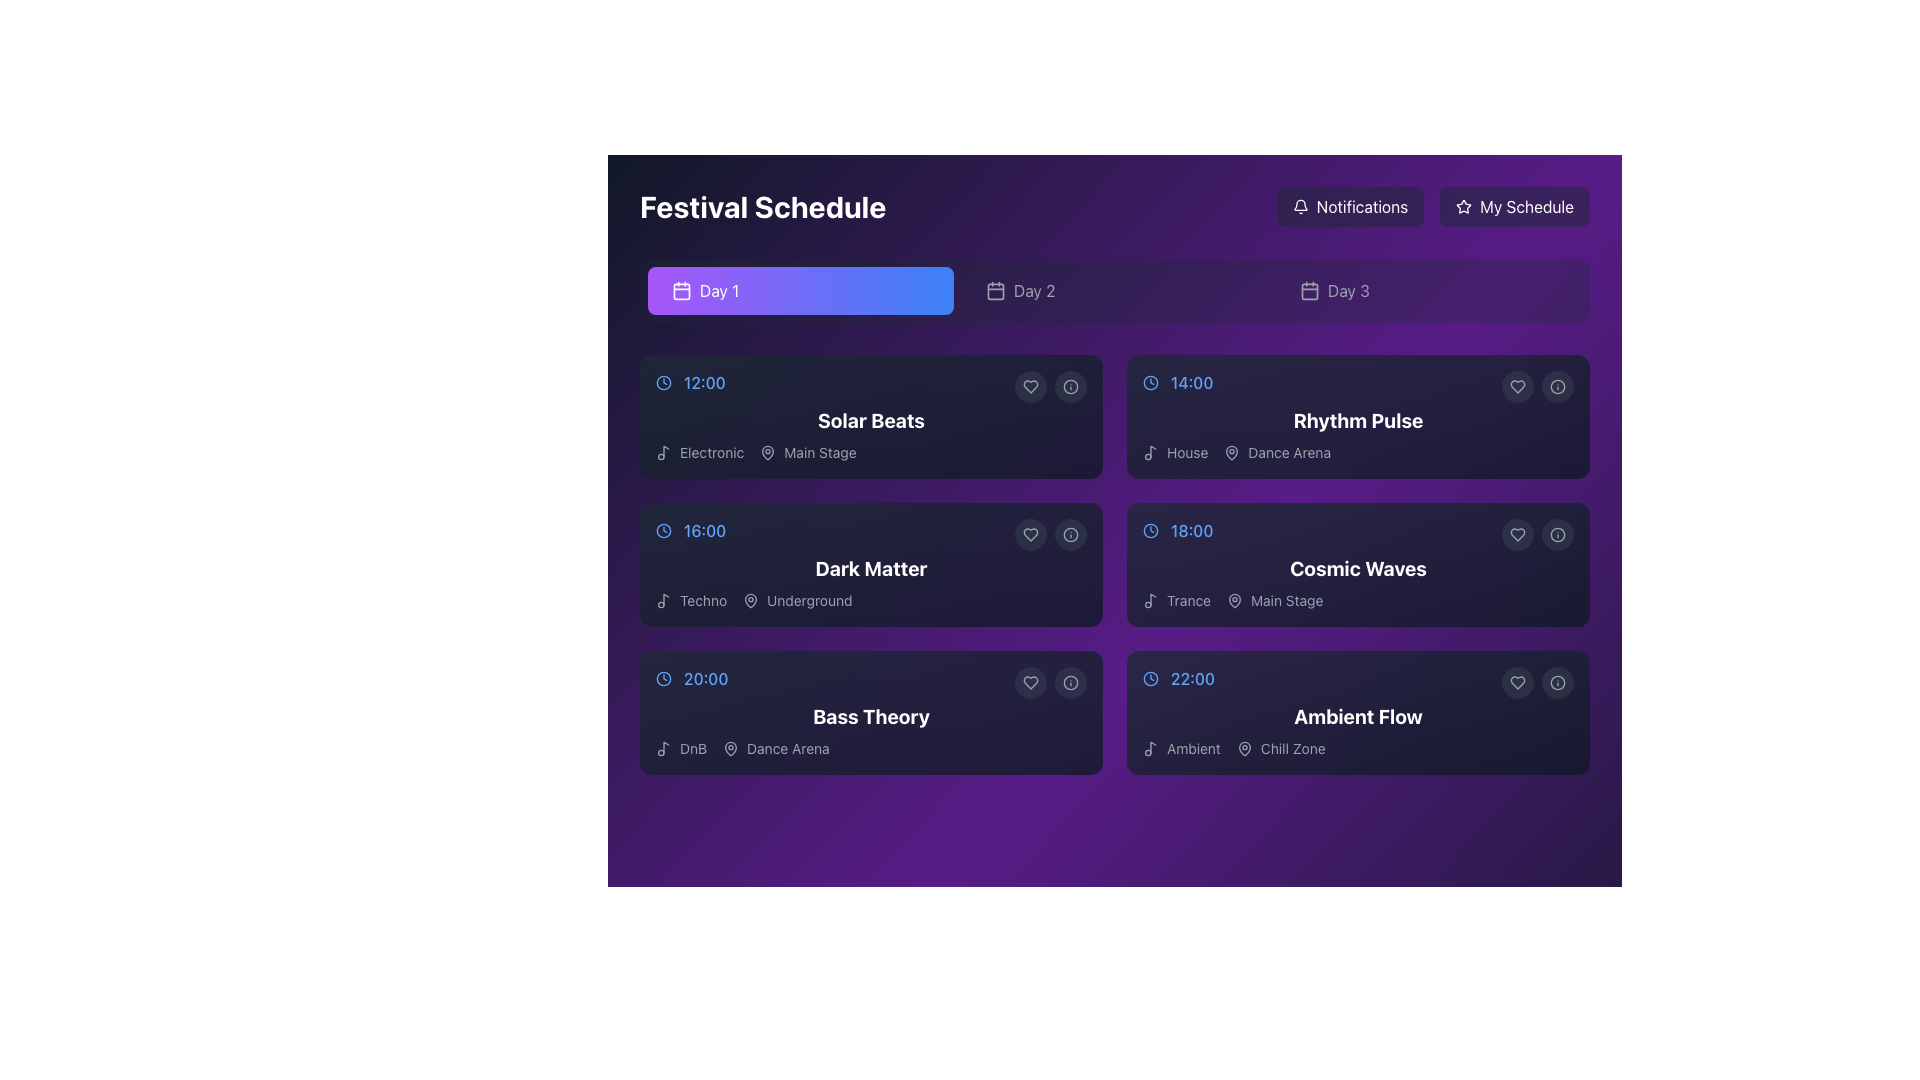 This screenshot has width=1920, height=1080. What do you see at coordinates (1310, 290) in the screenshot?
I see `the decorative icon for the 'Day 3' tab, which visually indicates that this tab represents a calendar day` at bounding box center [1310, 290].